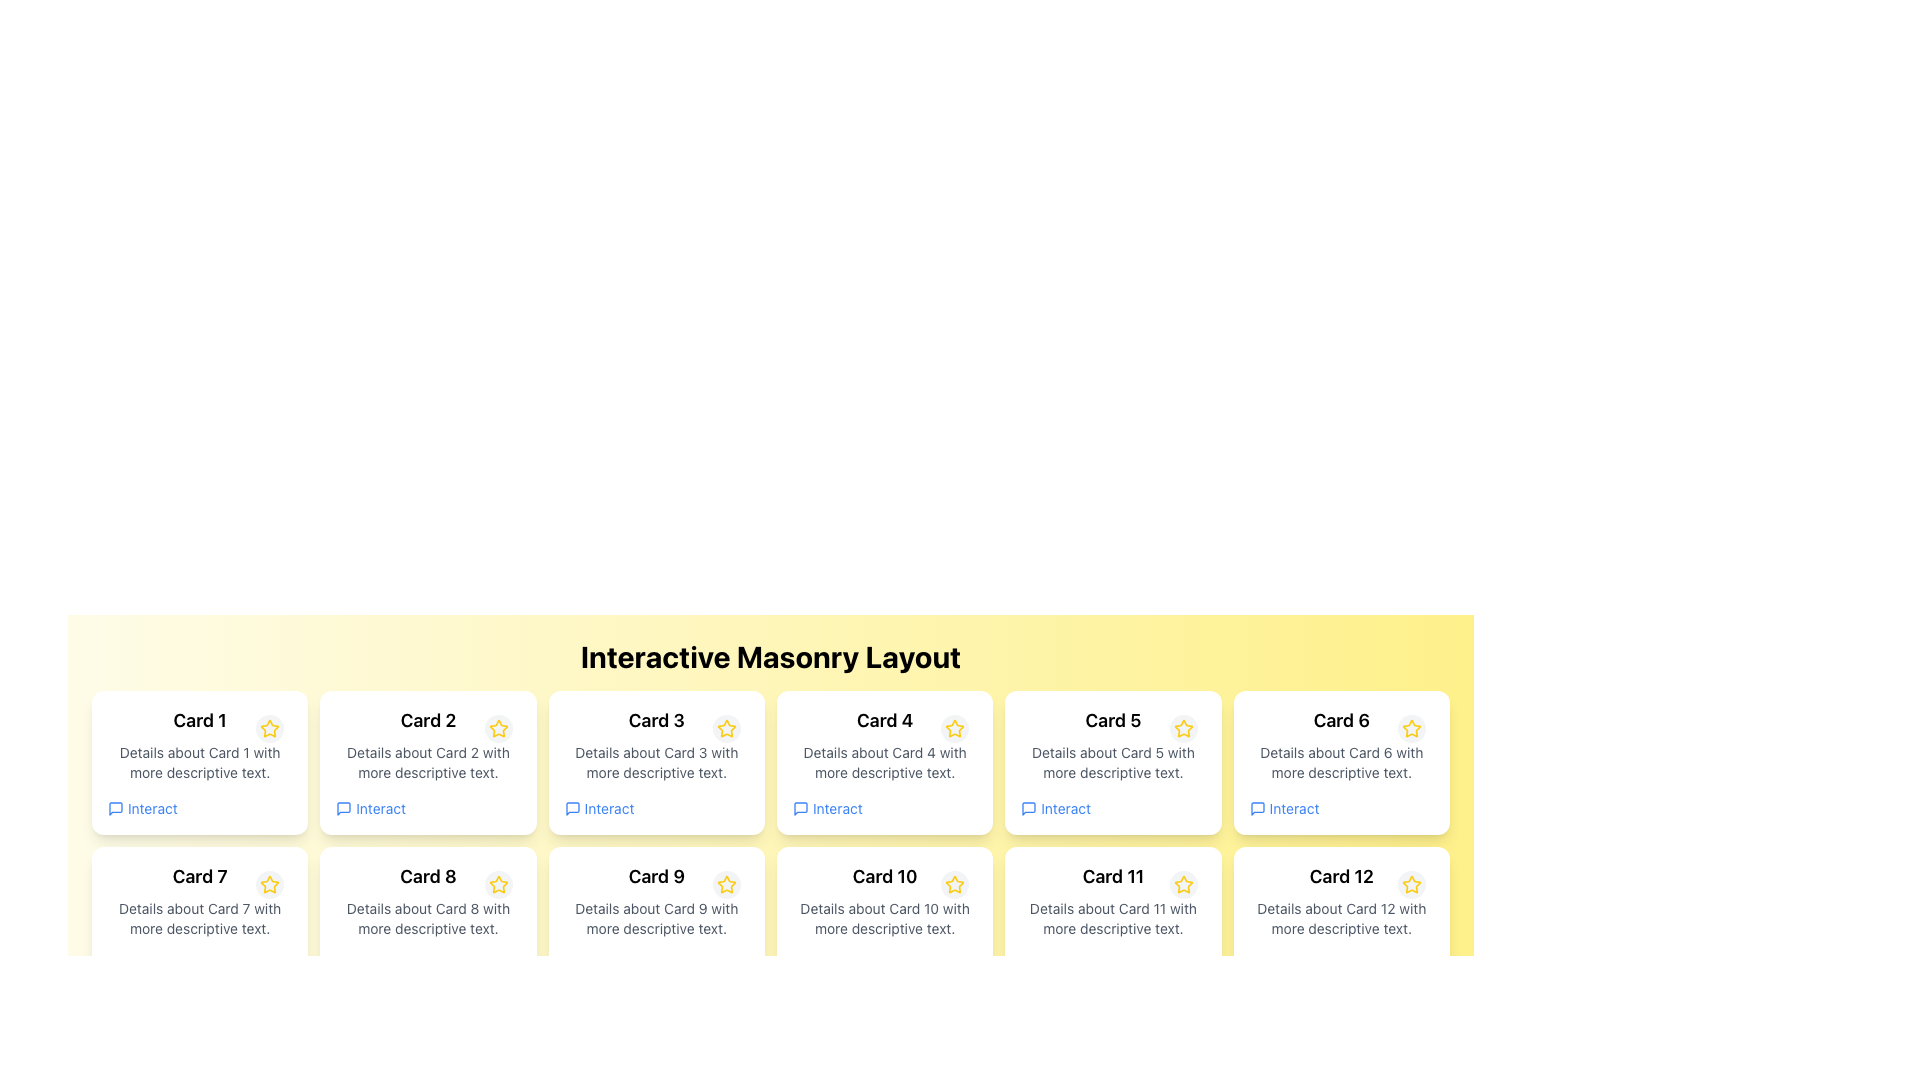 The width and height of the screenshot is (1920, 1080). Describe the element at coordinates (1112, 875) in the screenshot. I see `the bold heading text labeled 'Card 11', which is centered above its descriptive text in the card layout` at that location.